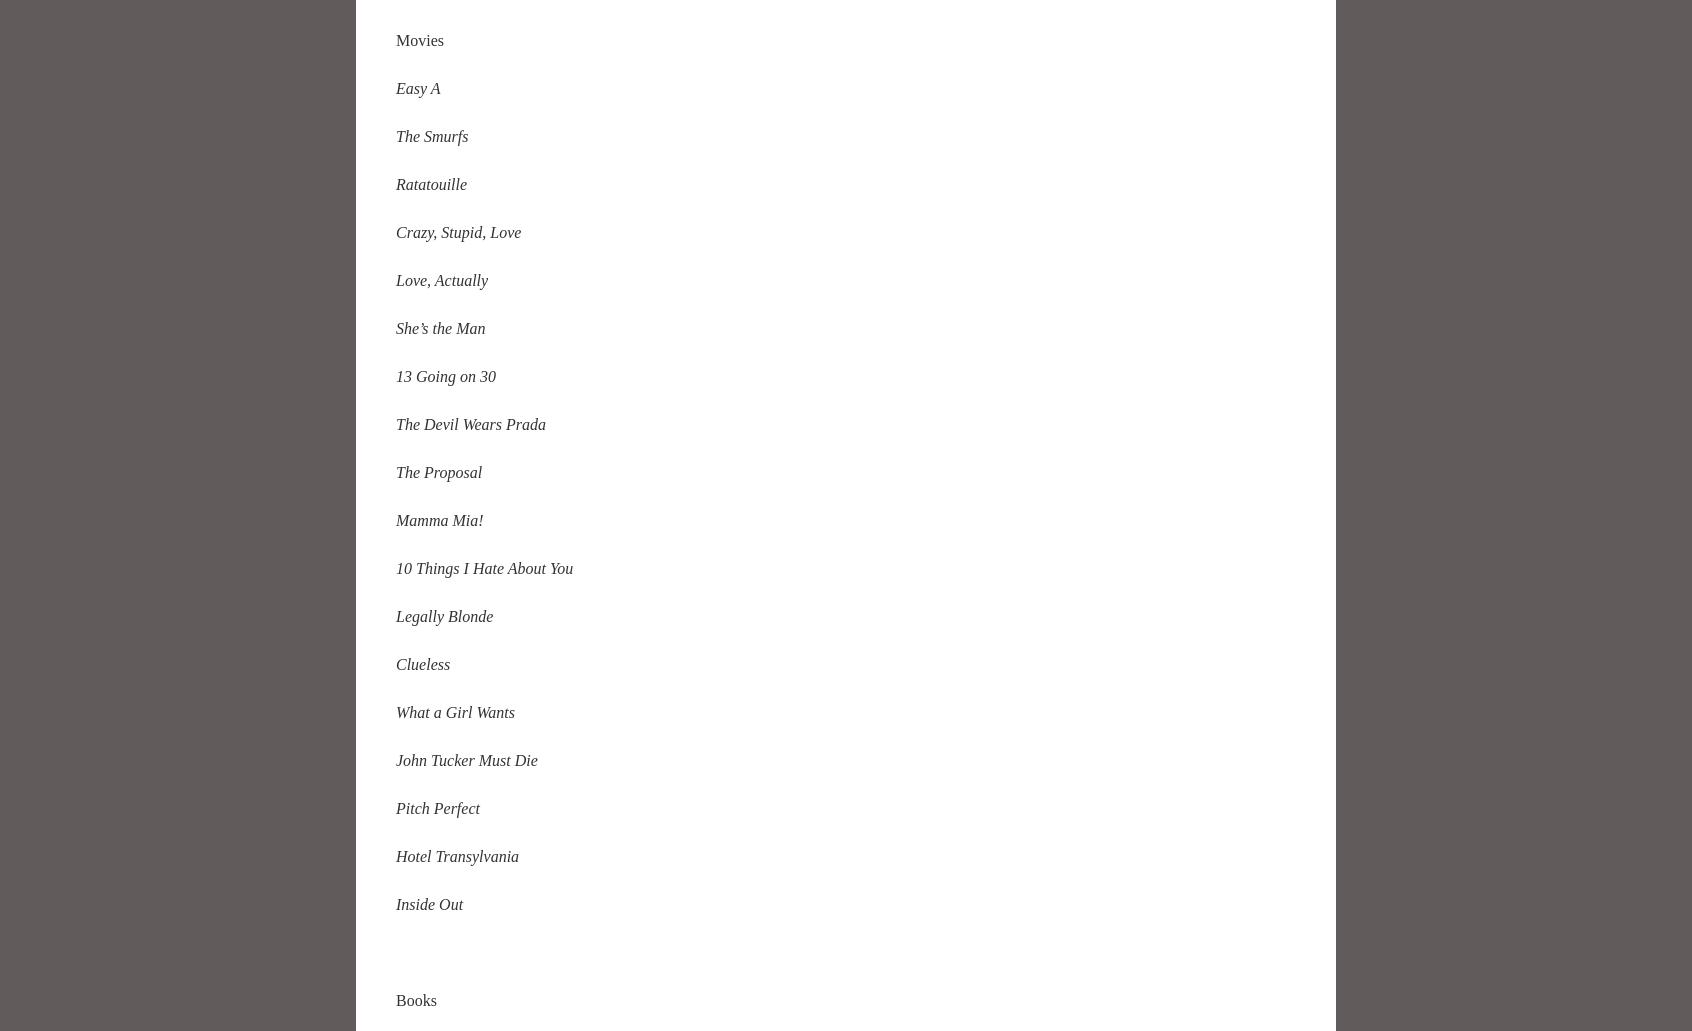 The width and height of the screenshot is (1692, 1031). I want to click on 'The Proposal', so click(438, 471).